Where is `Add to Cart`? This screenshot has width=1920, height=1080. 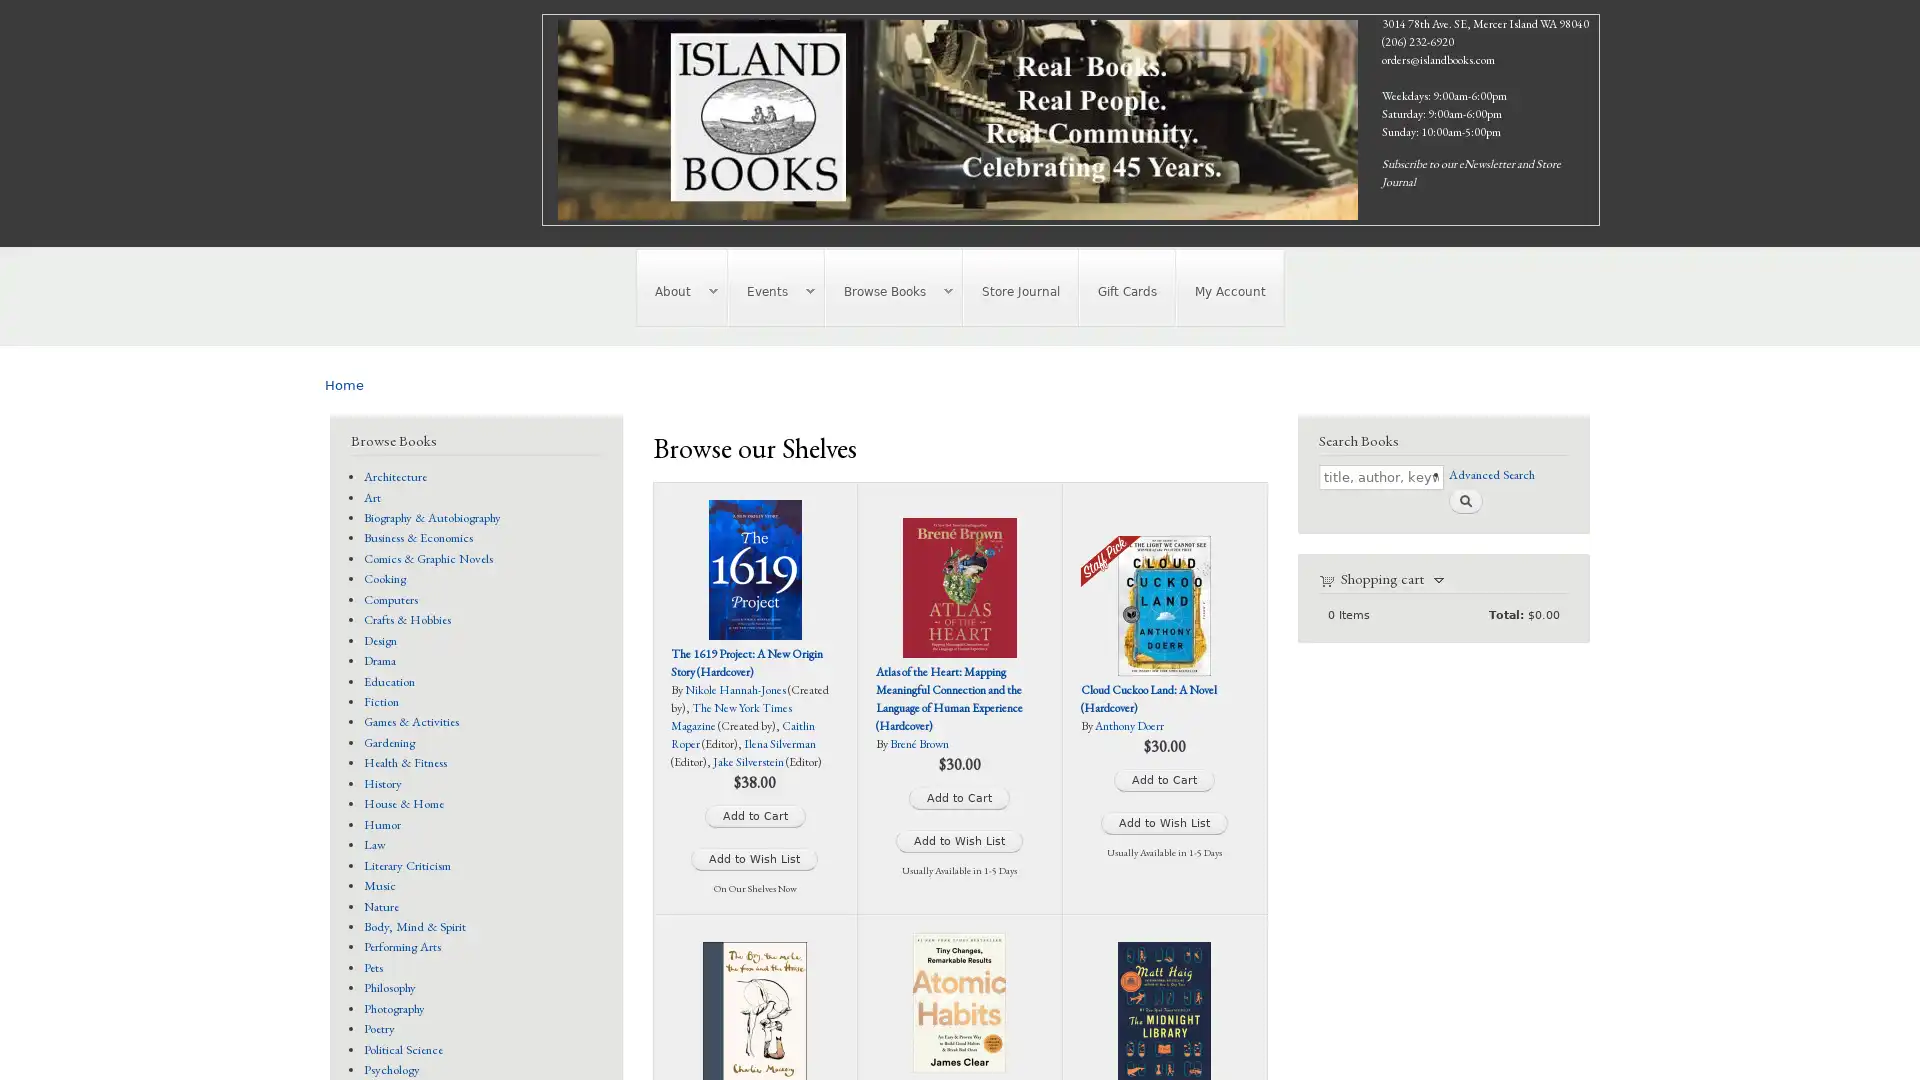 Add to Cart is located at coordinates (1164, 779).